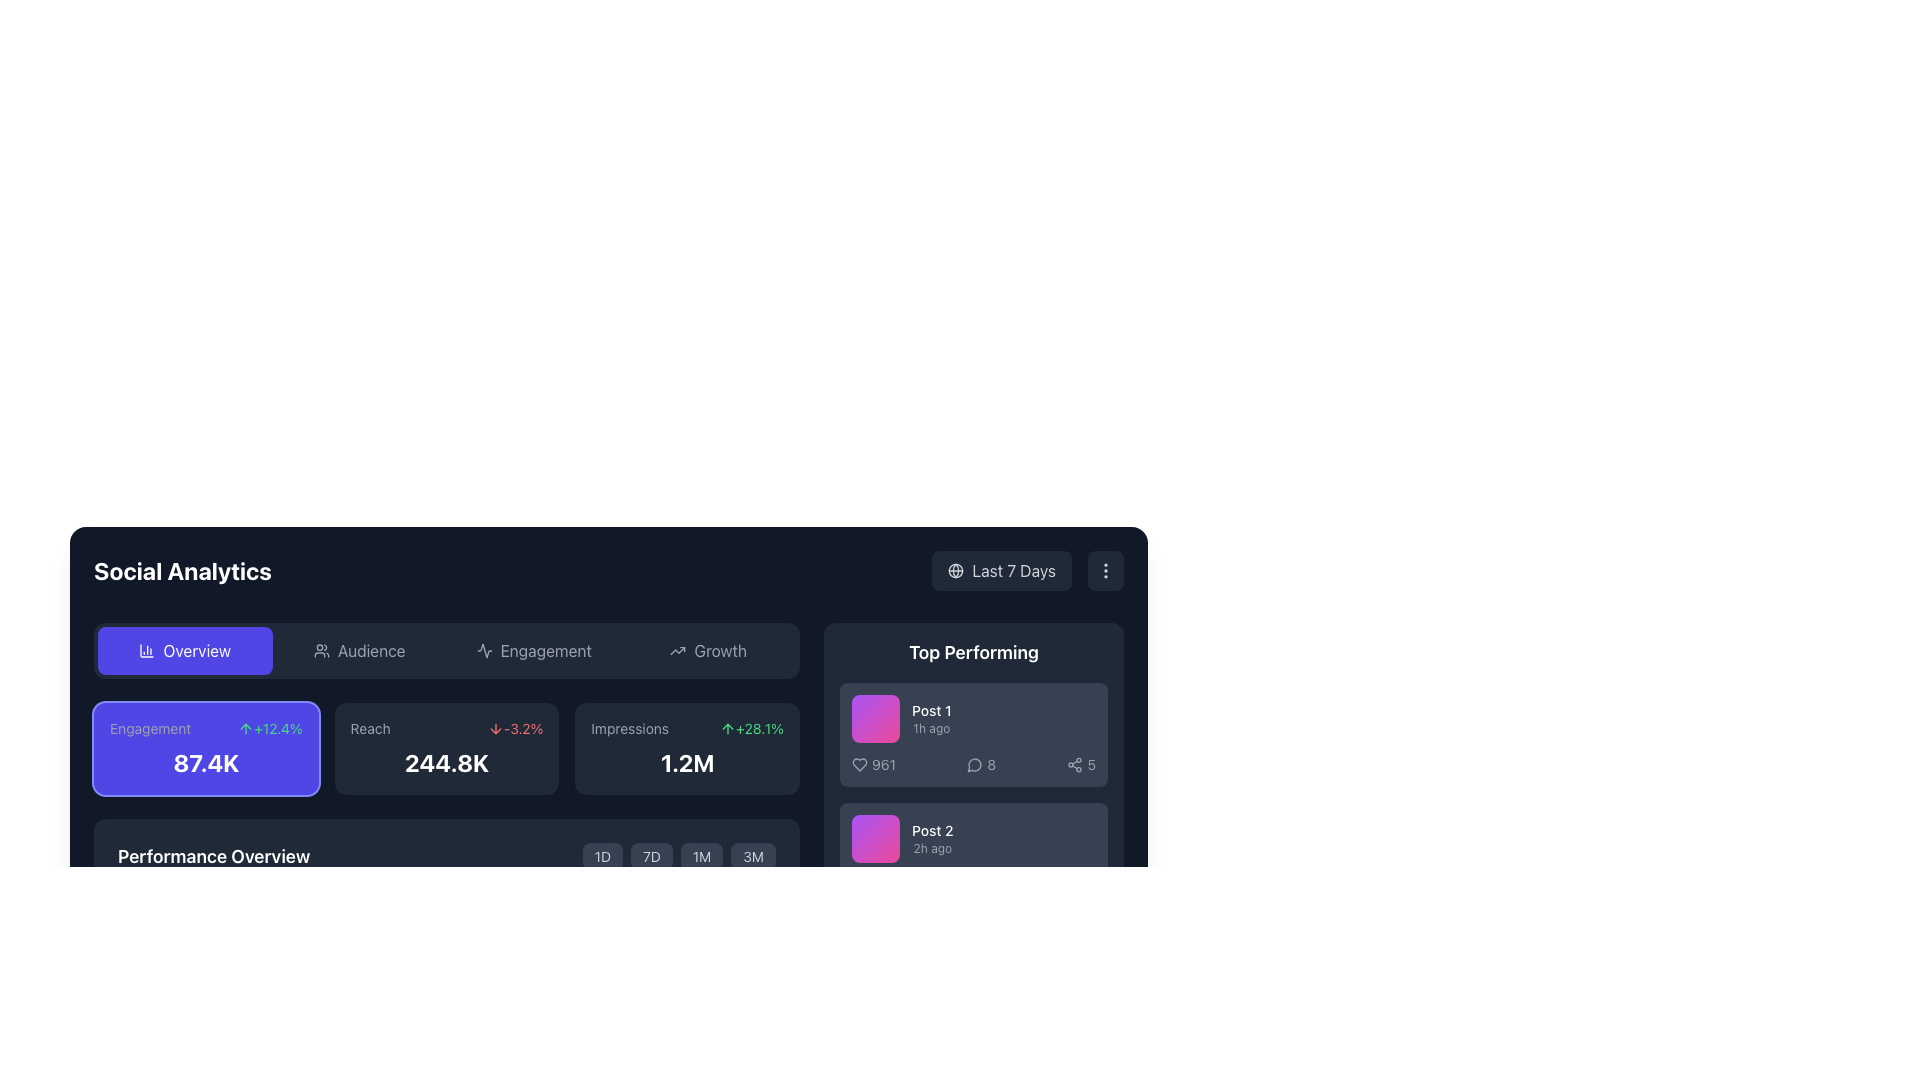  What do you see at coordinates (930, 717) in the screenshot?
I see `the first entry in the 'Top Performing' posts list, which is a Text label group displaying the title and time since posting` at bounding box center [930, 717].